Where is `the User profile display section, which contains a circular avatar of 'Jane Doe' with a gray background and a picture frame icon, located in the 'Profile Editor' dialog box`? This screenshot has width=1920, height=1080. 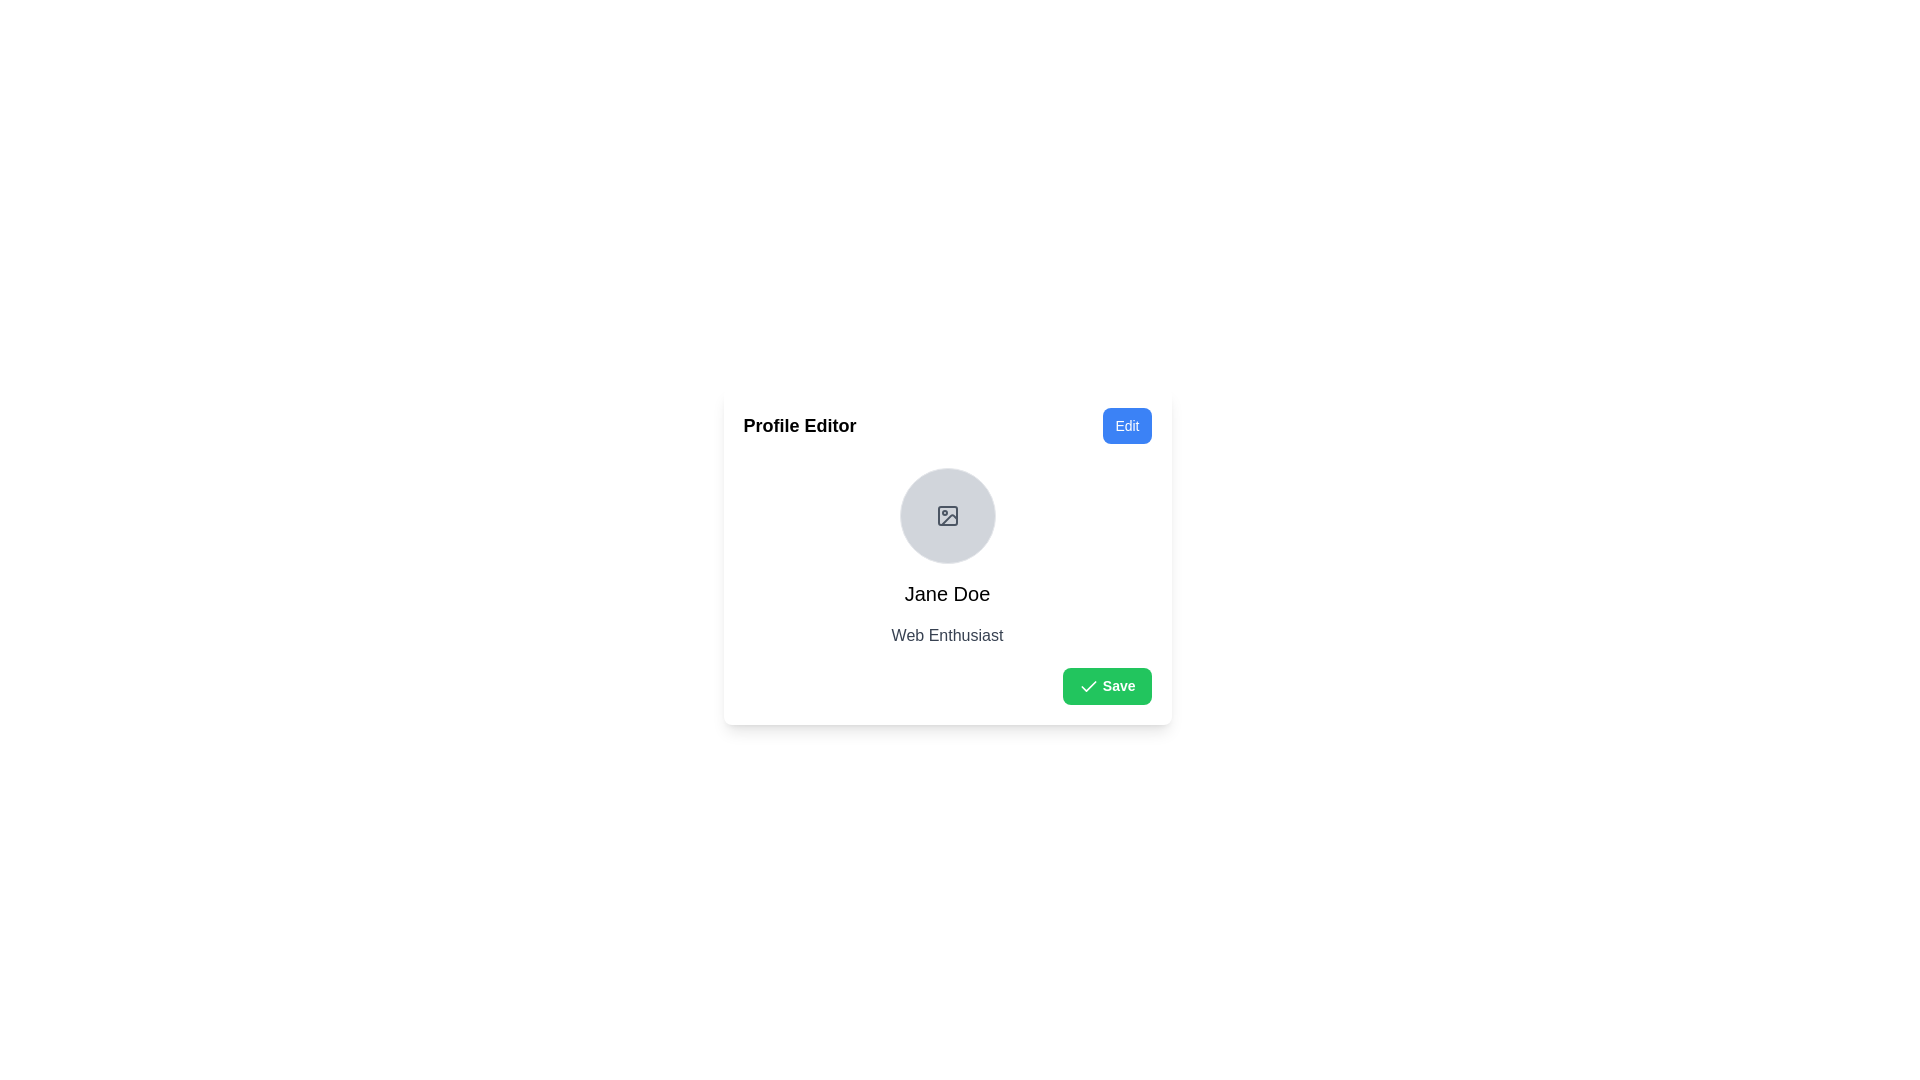
the User profile display section, which contains a circular avatar of 'Jane Doe' with a gray background and a picture frame icon, located in the 'Profile Editor' dialog box is located at coordinates (946, 558).